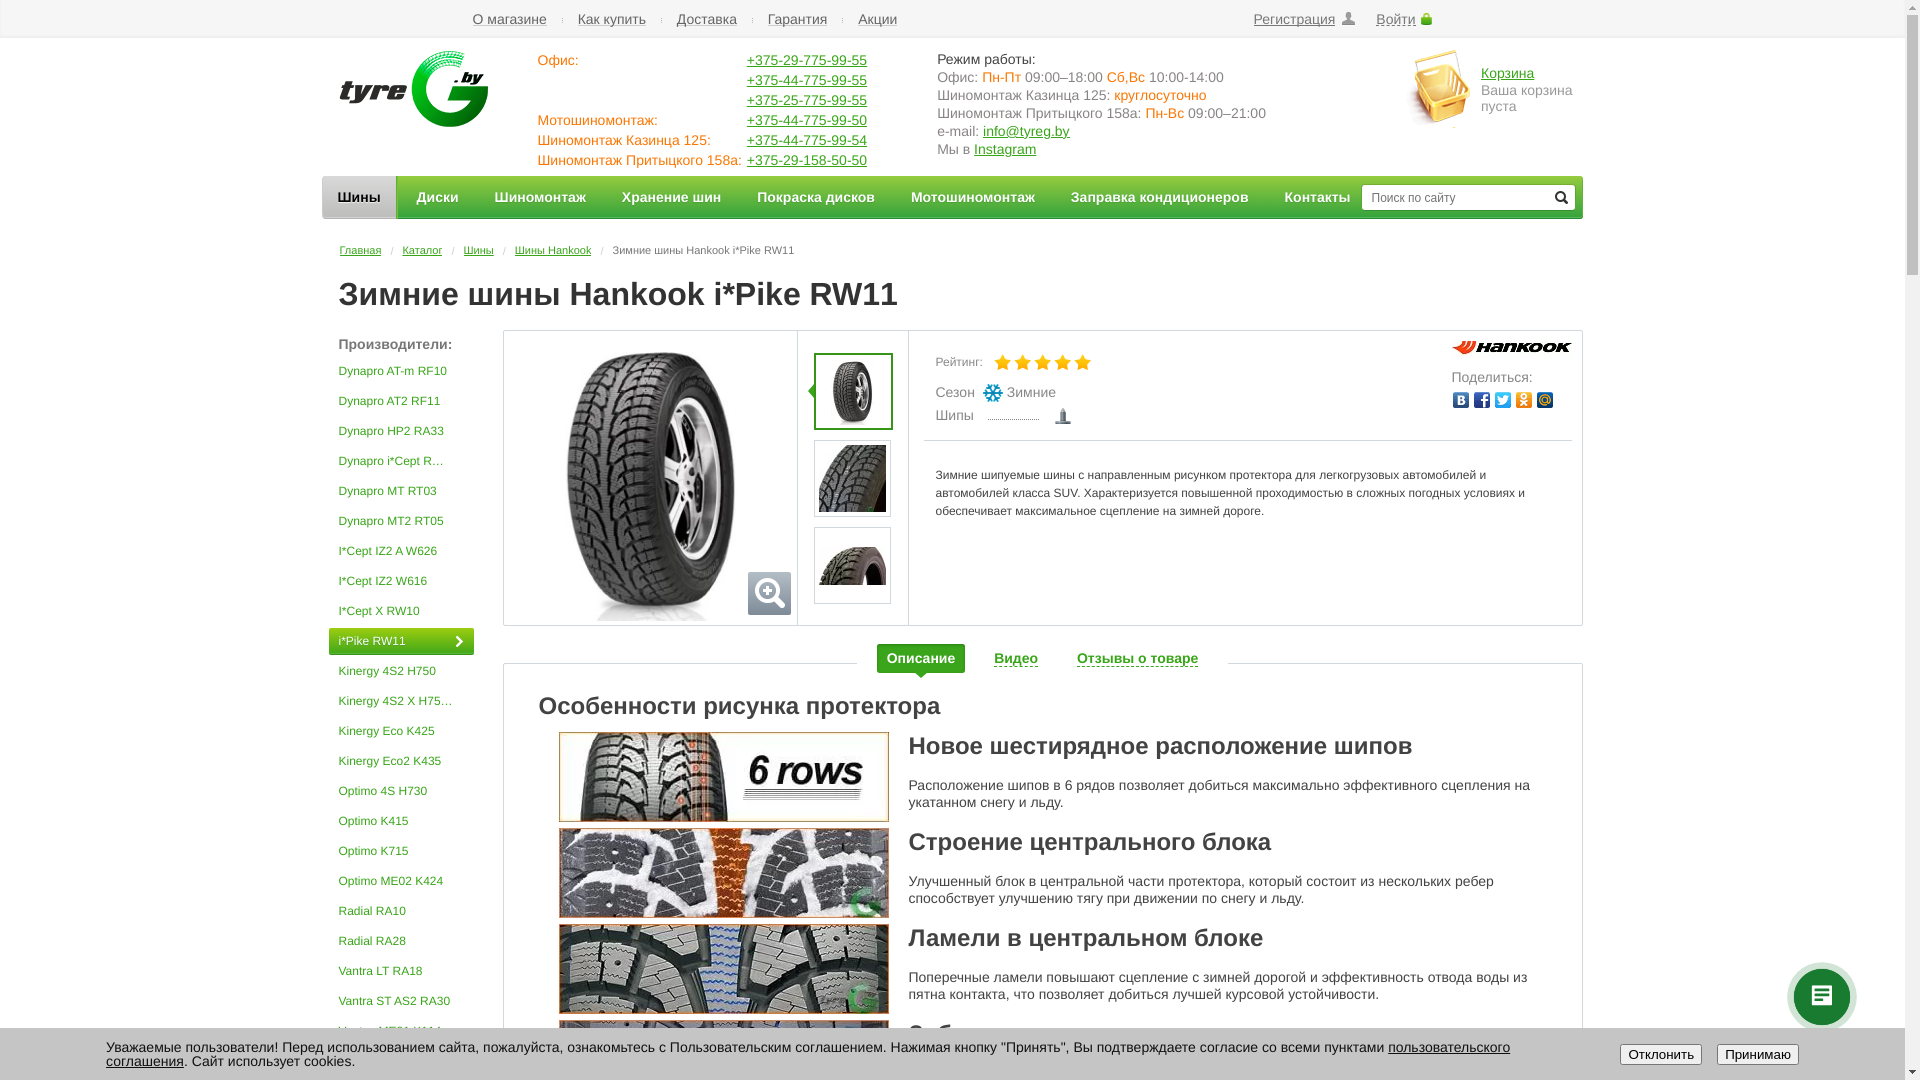 The image size is (1920, 1080). Describe the element at coordinates (327, 731) in the screenshot. I see `'Kinergy Eco K425'` at that location.